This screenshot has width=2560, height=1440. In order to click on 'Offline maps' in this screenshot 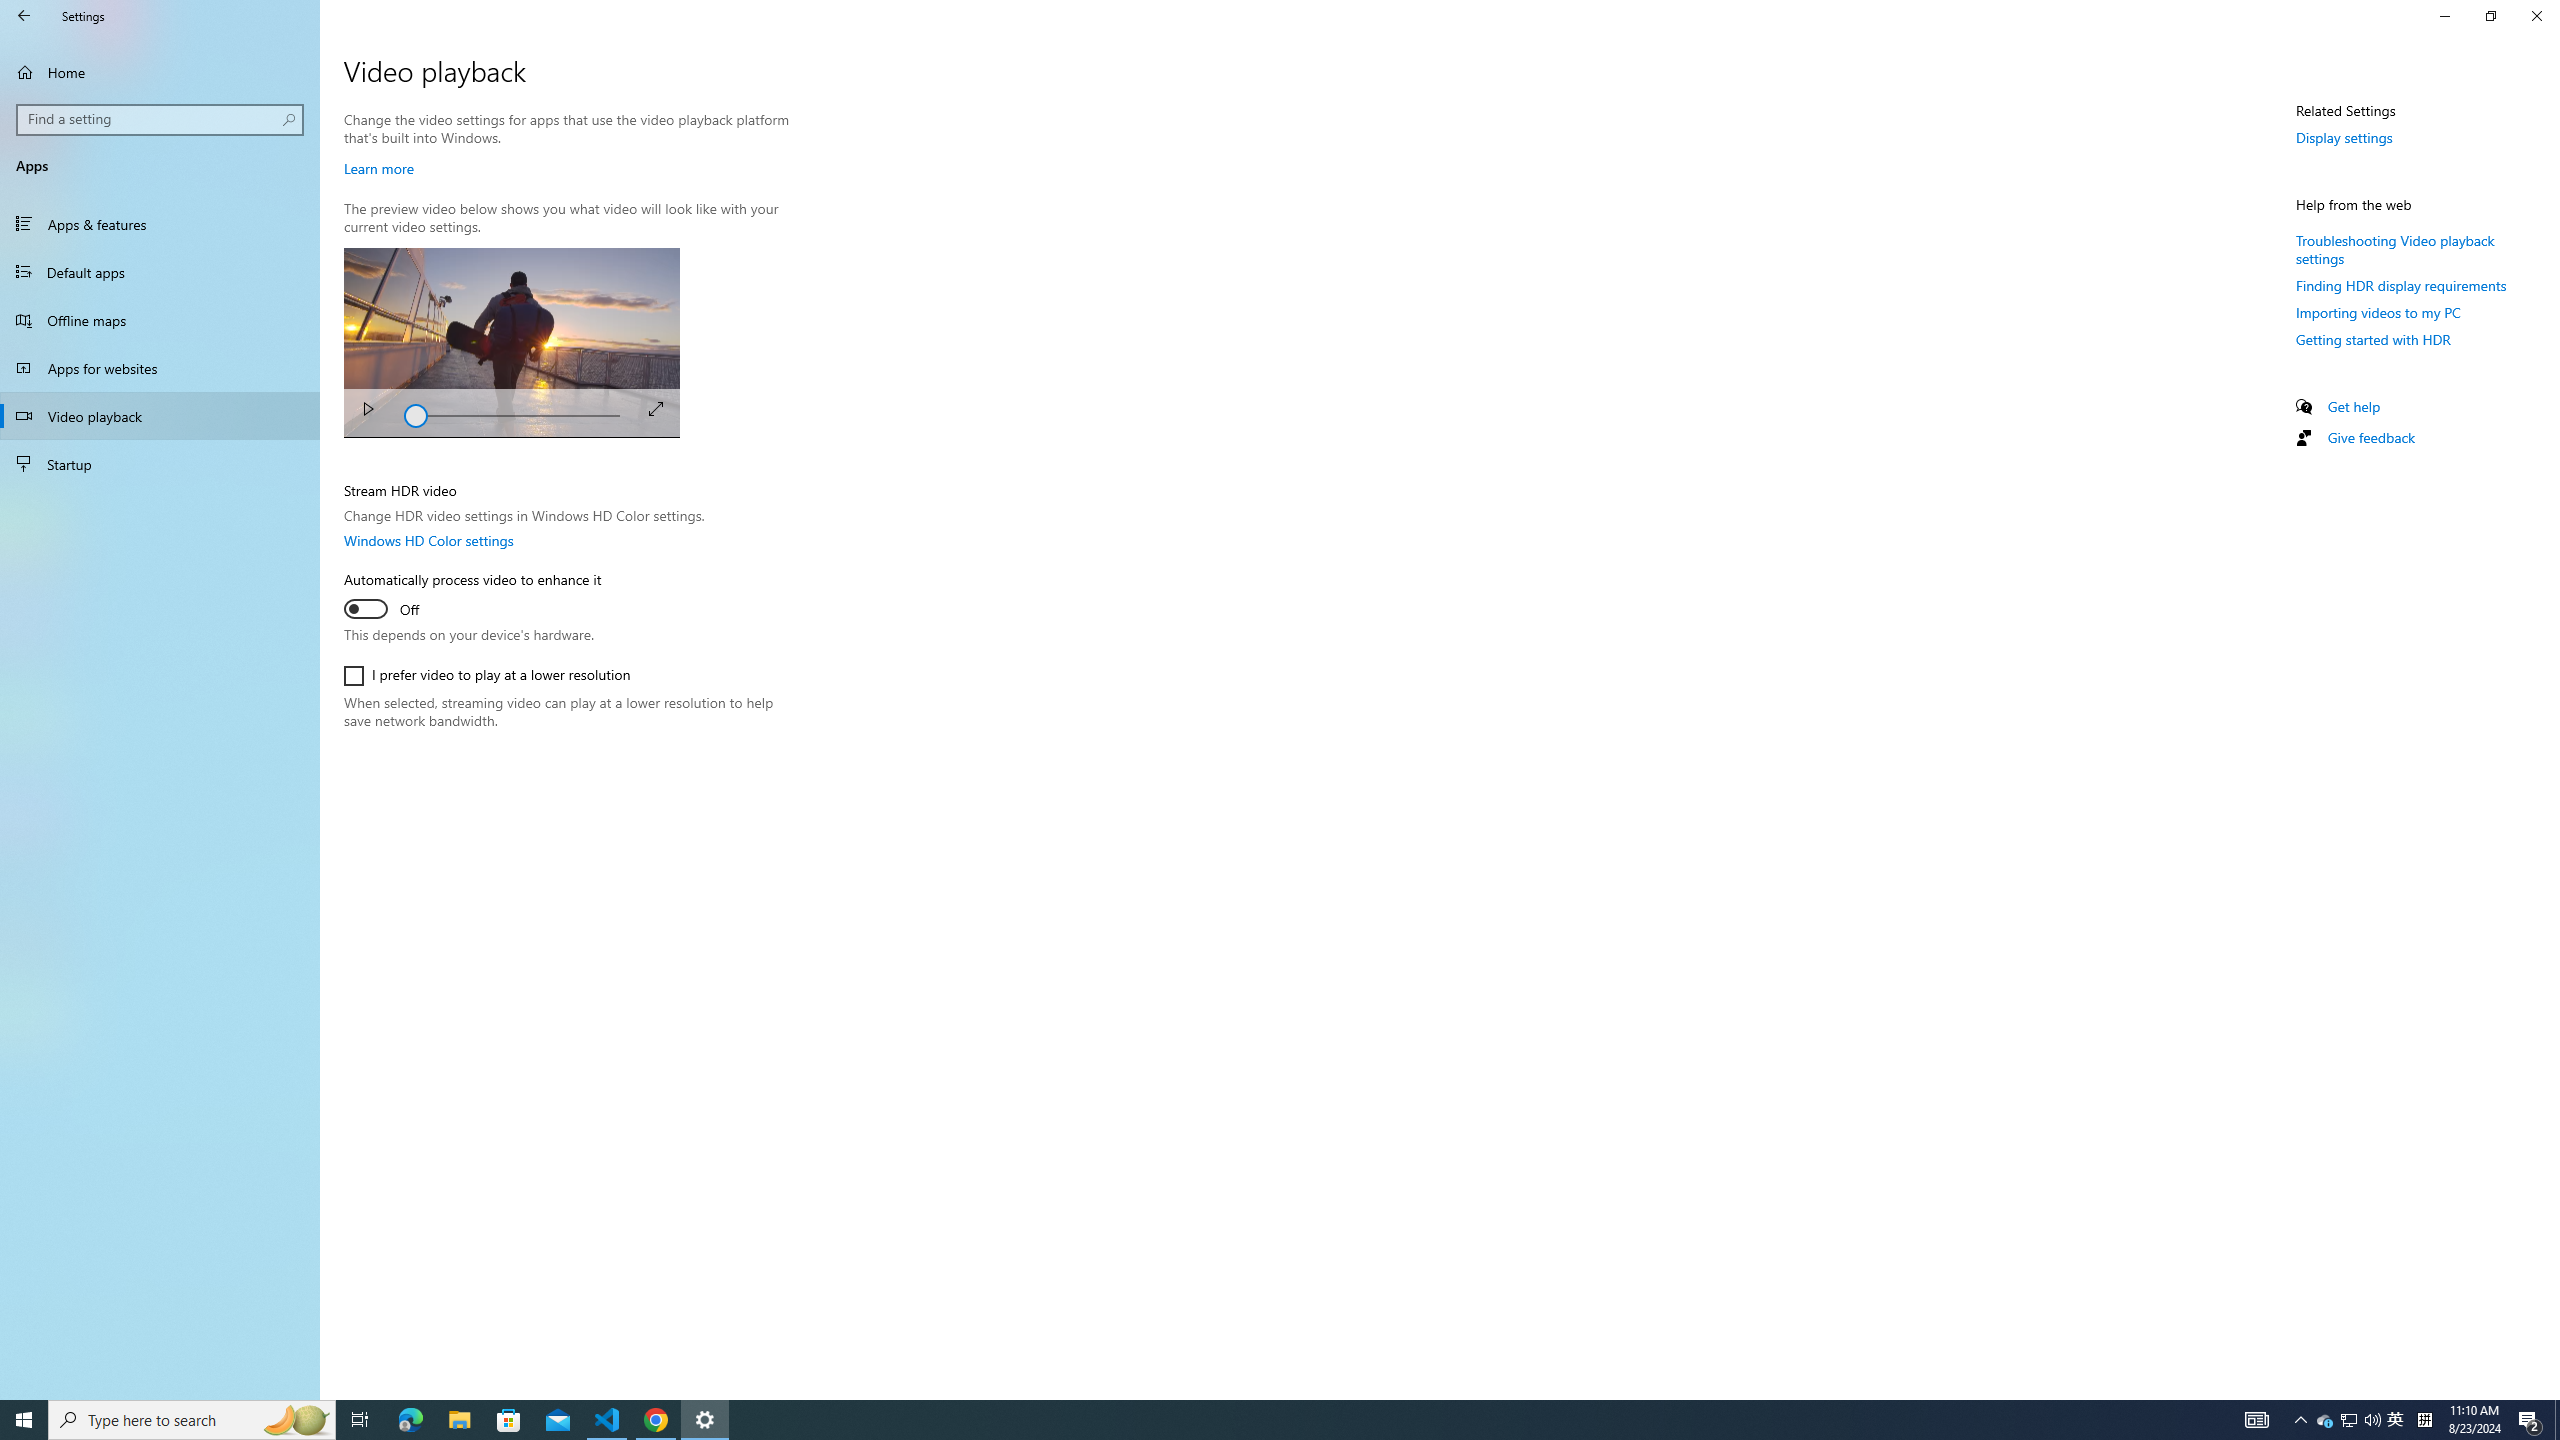, I will do `click(159, 319)`.